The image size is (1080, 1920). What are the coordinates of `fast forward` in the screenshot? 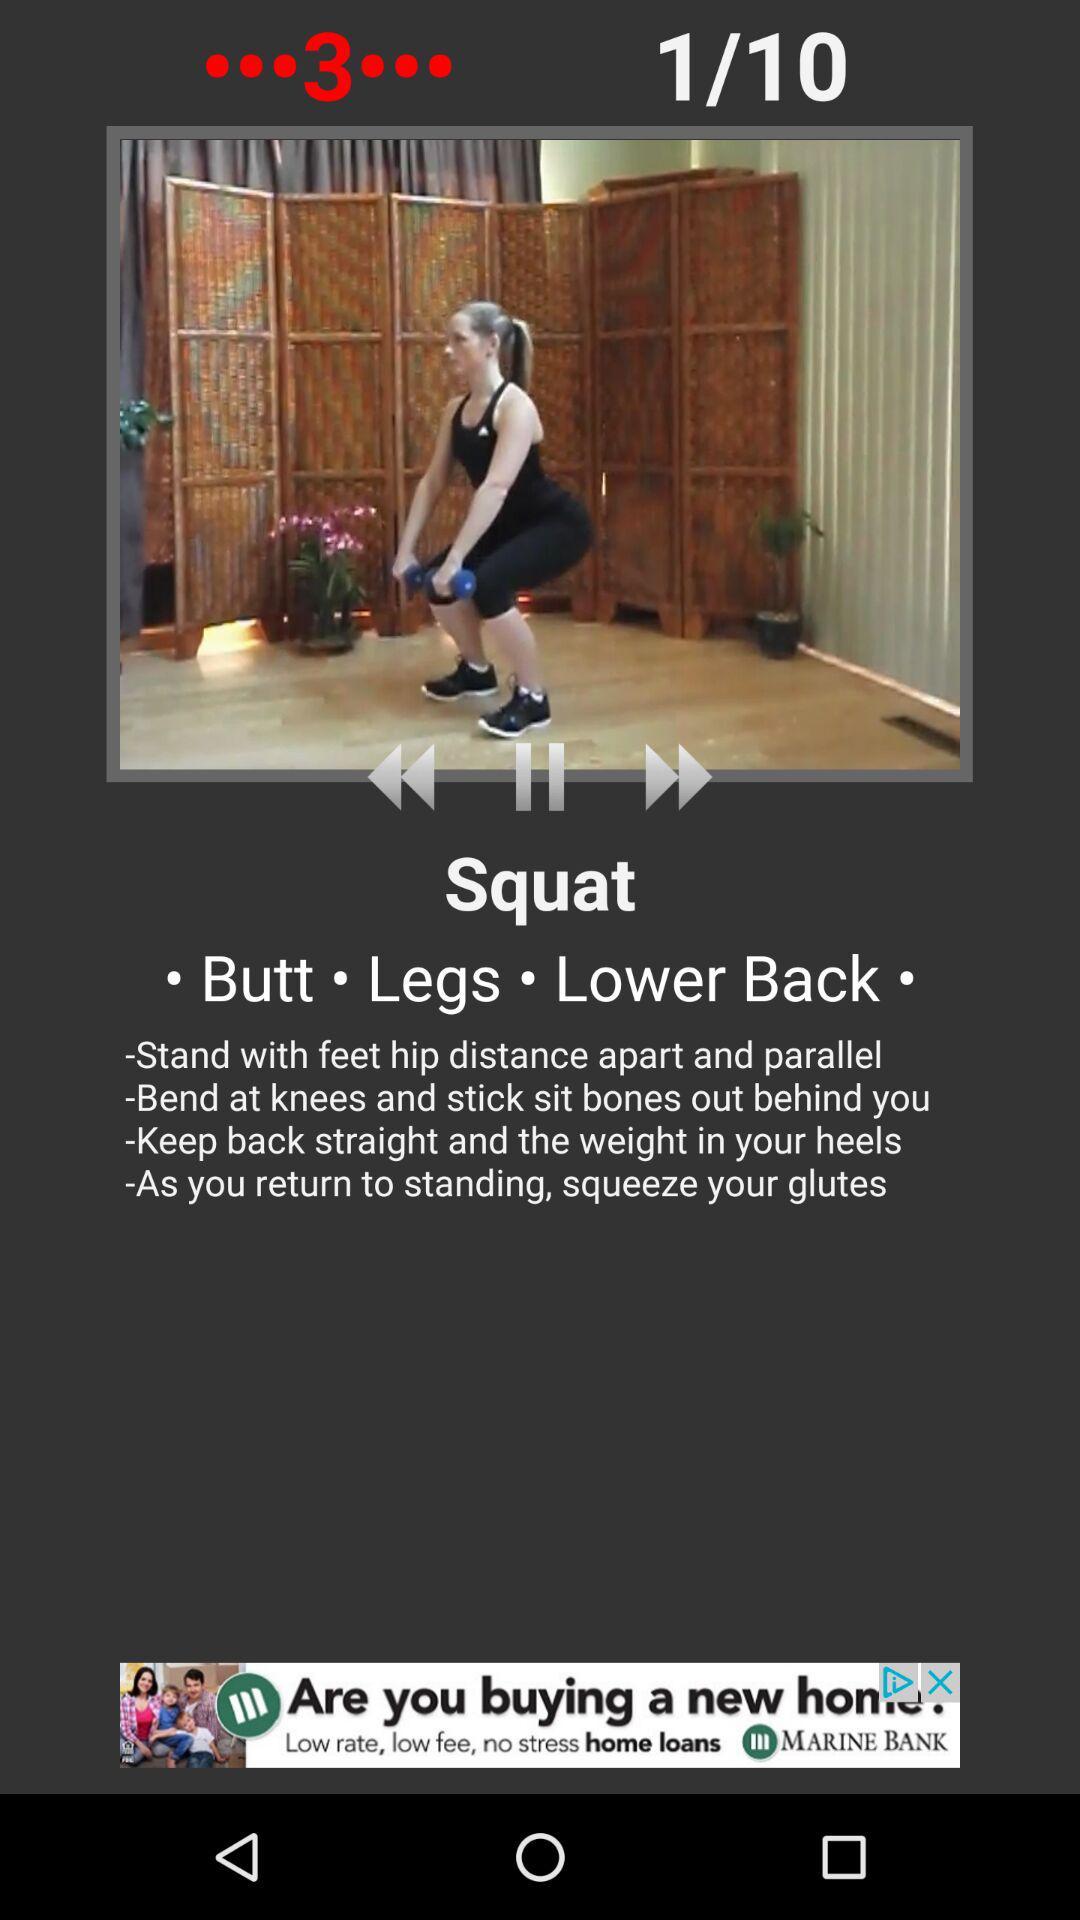 It's located at (671, 776).